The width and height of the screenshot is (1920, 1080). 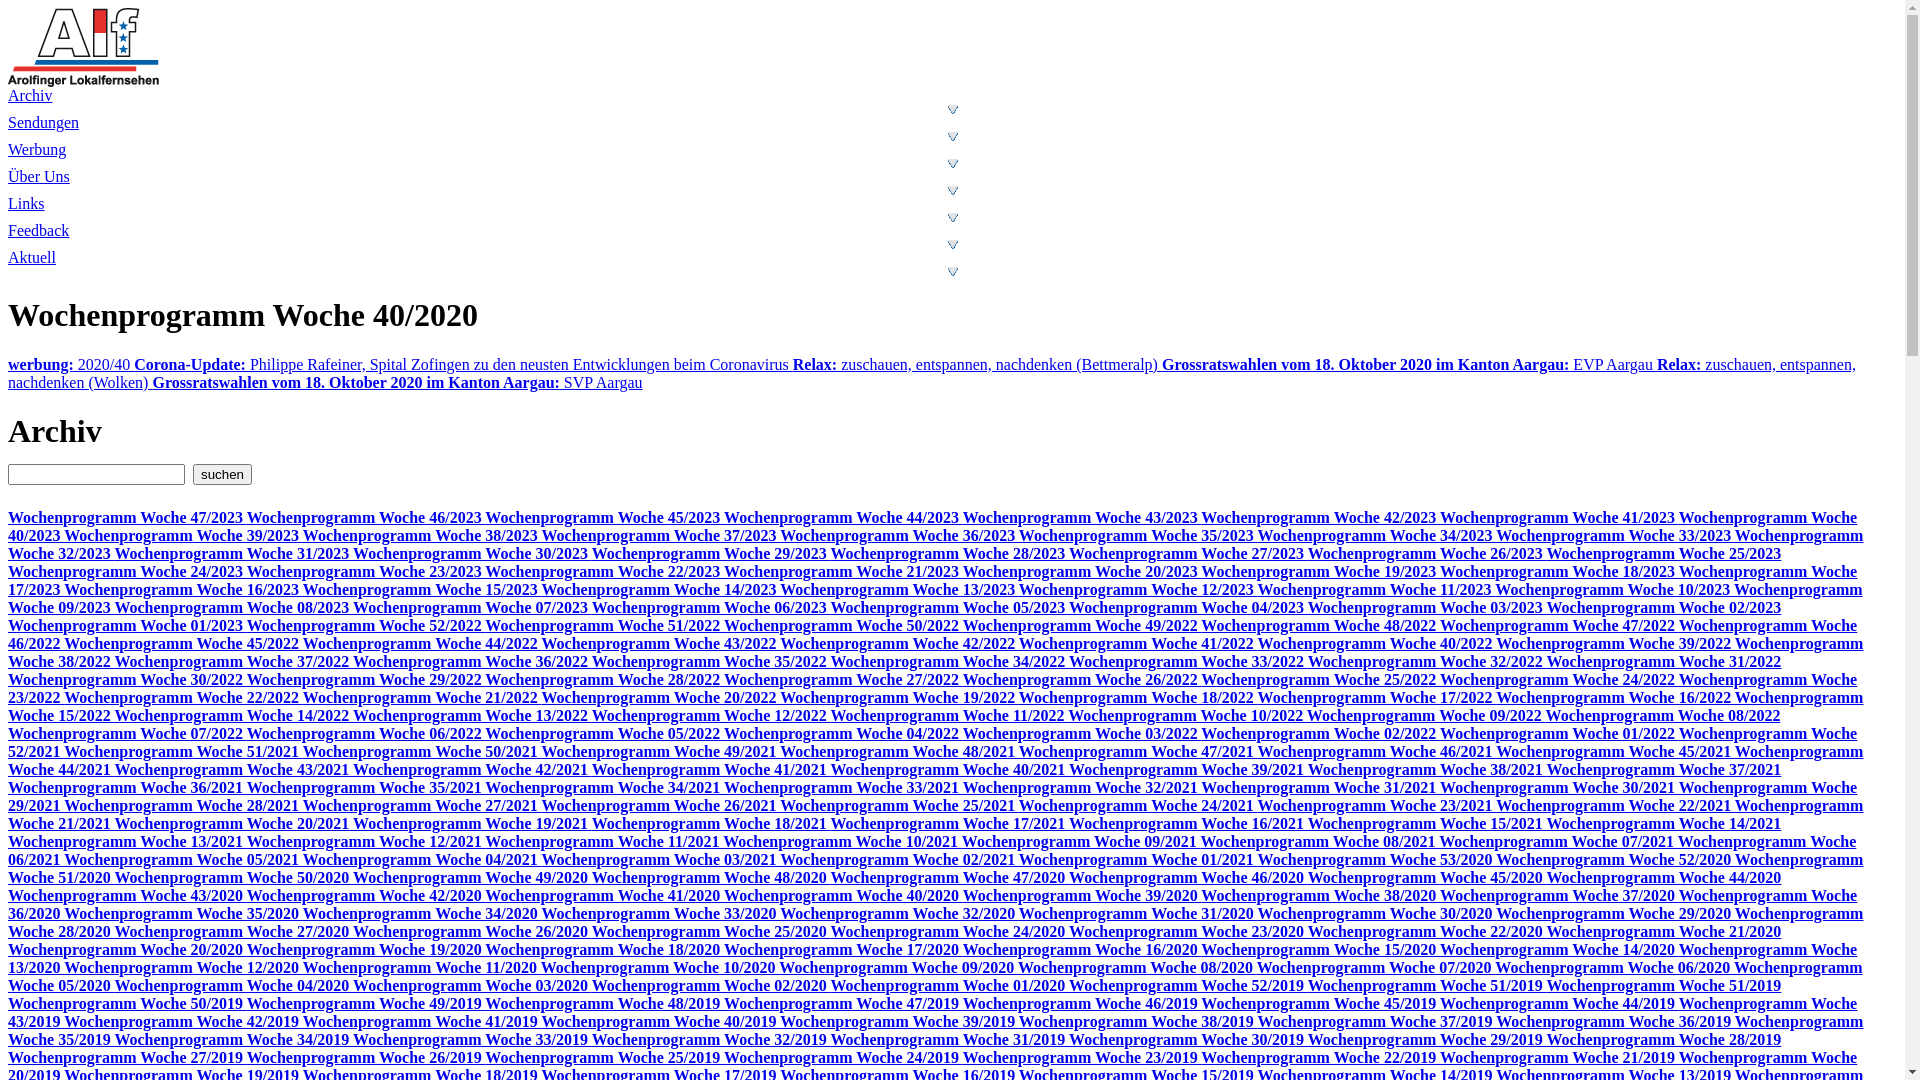 I want to click on 'Wochenprogramm Woche 43/2023', so click(x=1081, y=516).